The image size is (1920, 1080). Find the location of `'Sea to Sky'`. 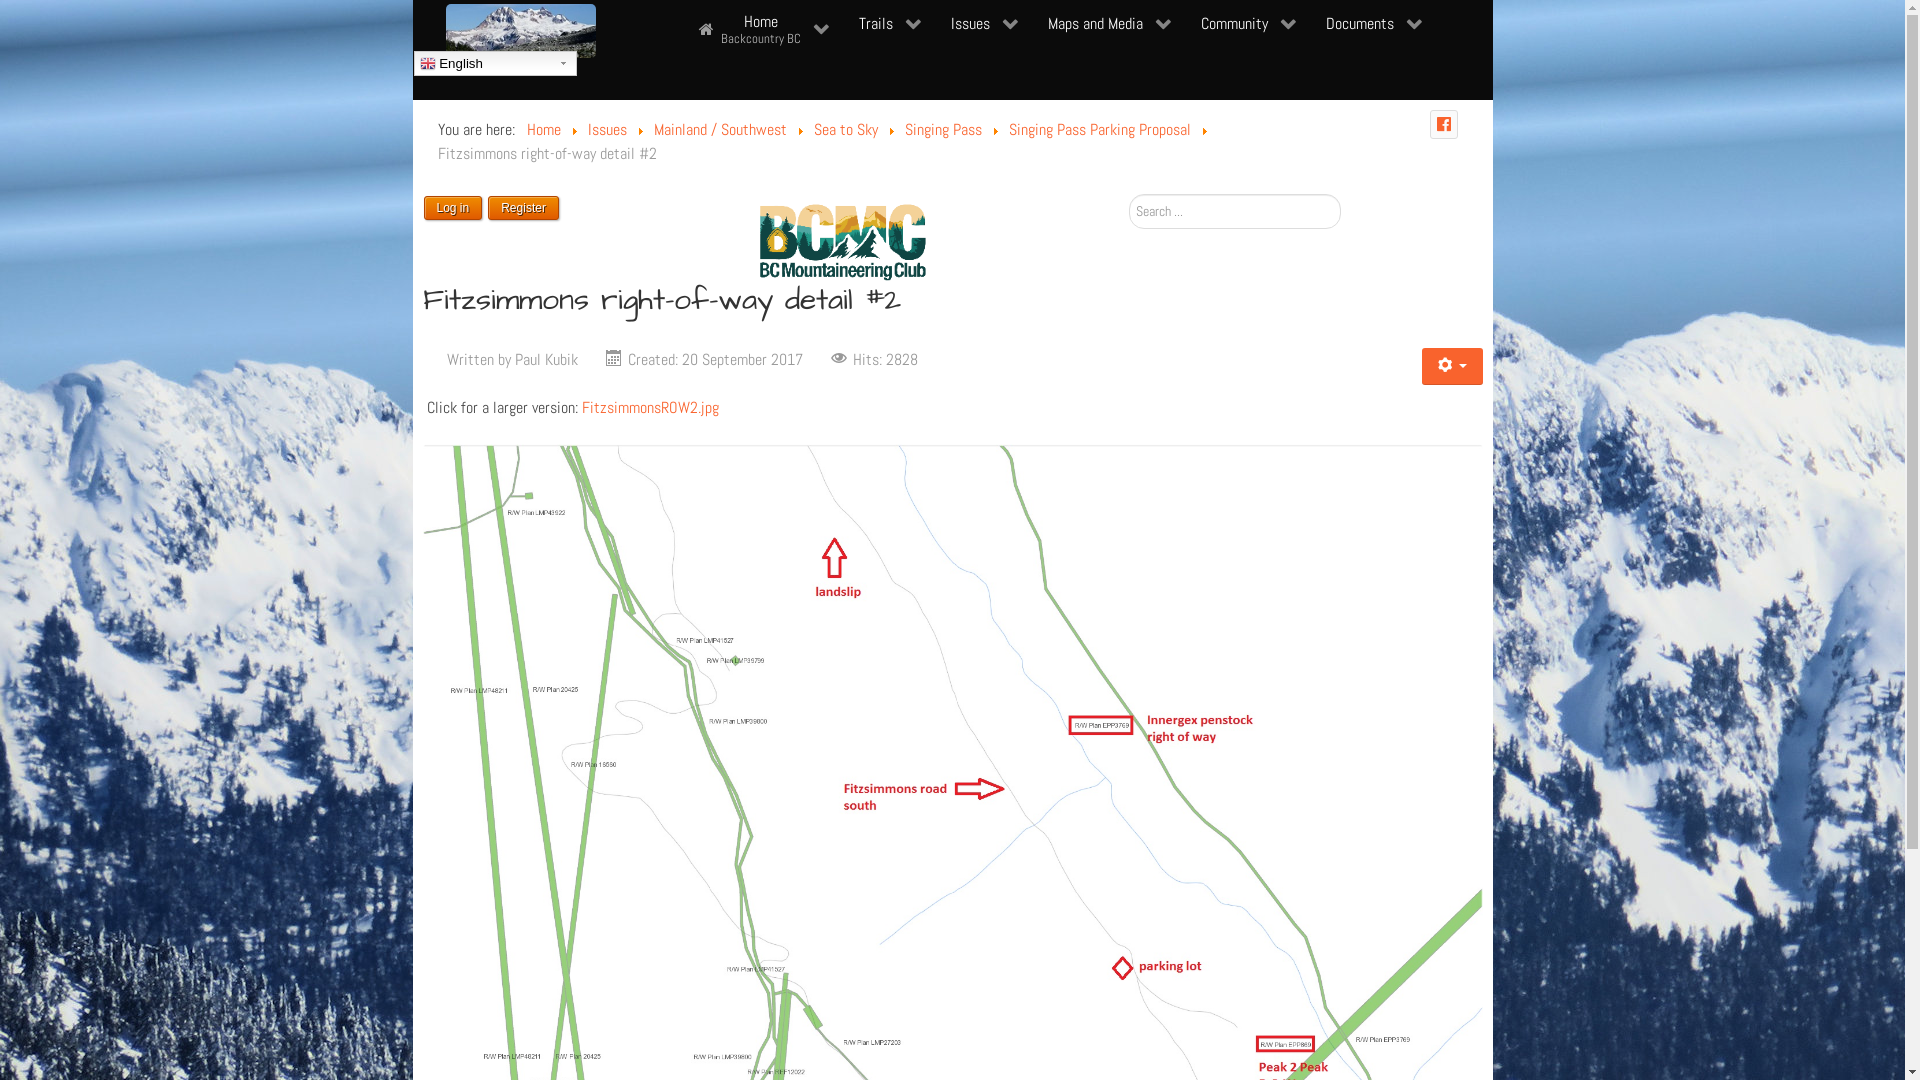

'Sea to Sky' is located at coordinates (845, 129).